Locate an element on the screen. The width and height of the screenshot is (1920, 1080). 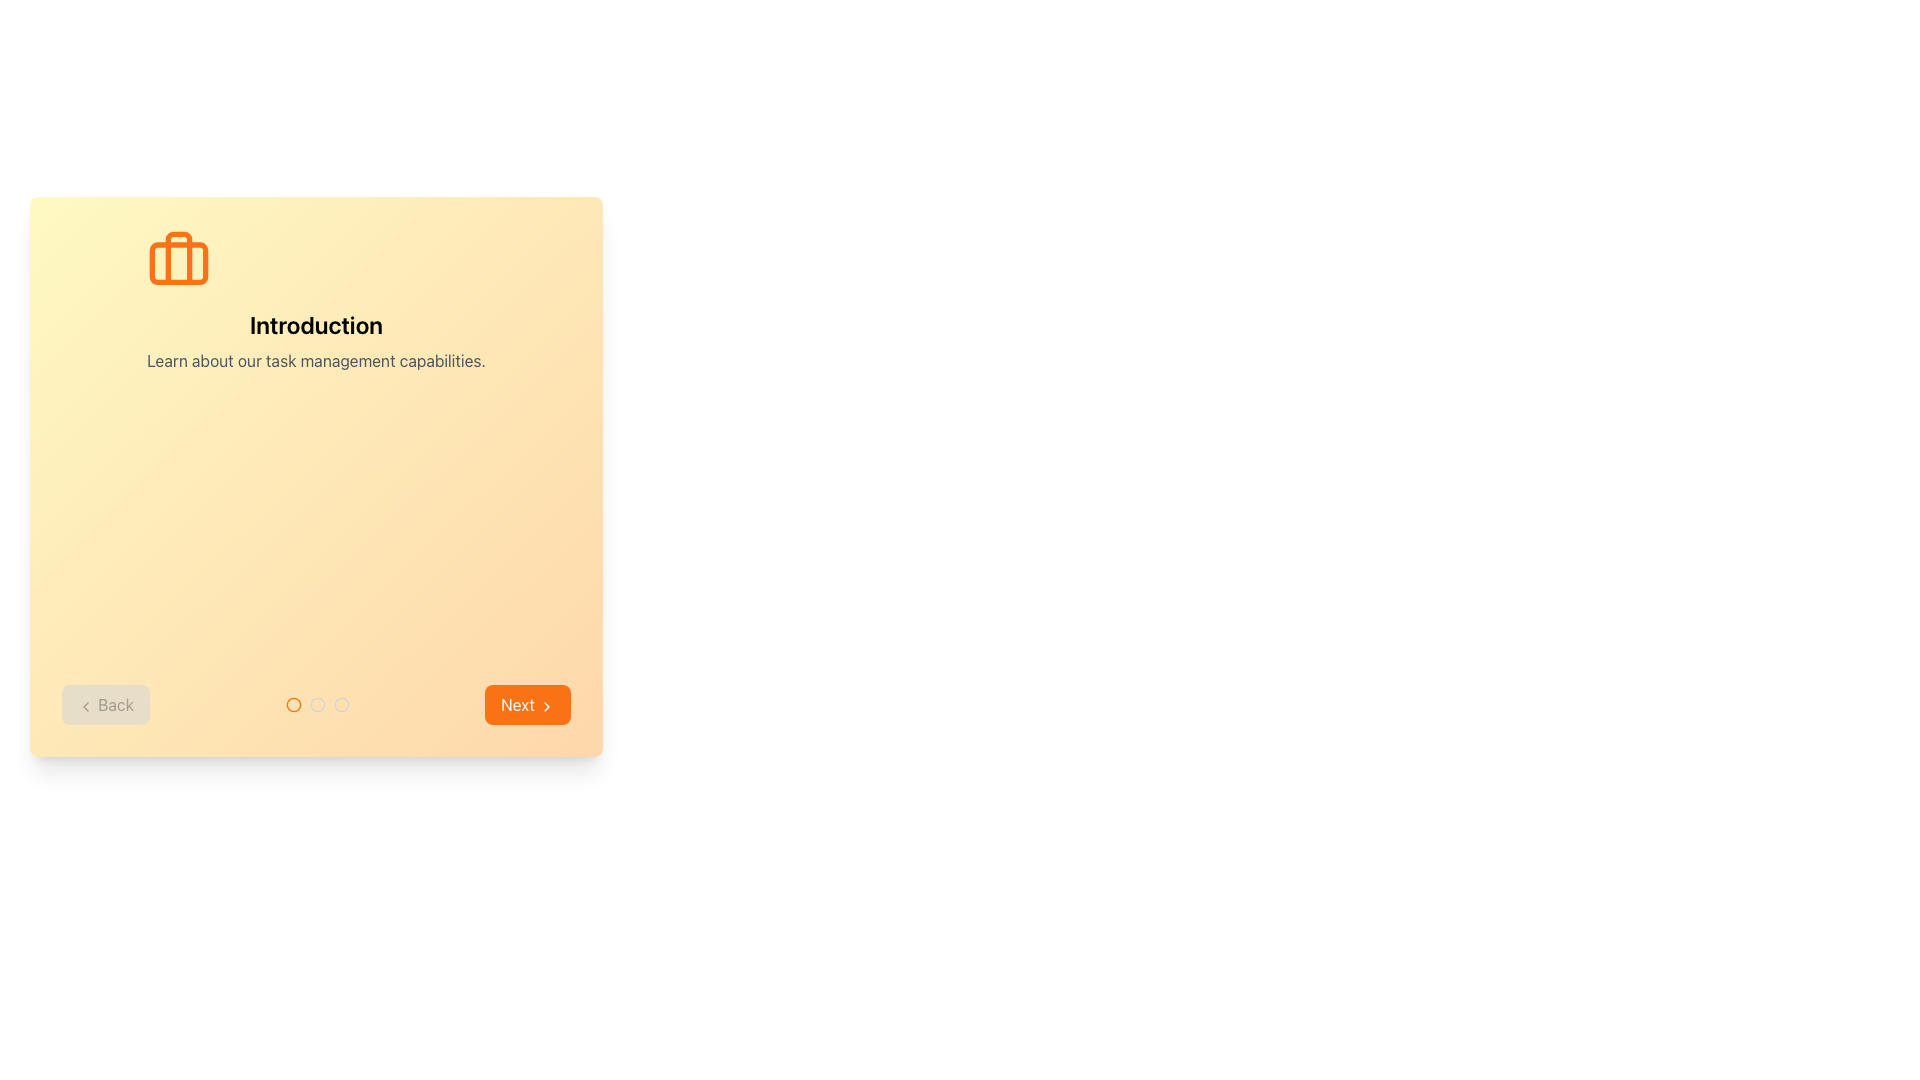
the second SVG Circle which serves as a visual indicator in the pagination or progress sequence, located above the 'Back' and 'Next' buttons is located at coordinates (341, 704).